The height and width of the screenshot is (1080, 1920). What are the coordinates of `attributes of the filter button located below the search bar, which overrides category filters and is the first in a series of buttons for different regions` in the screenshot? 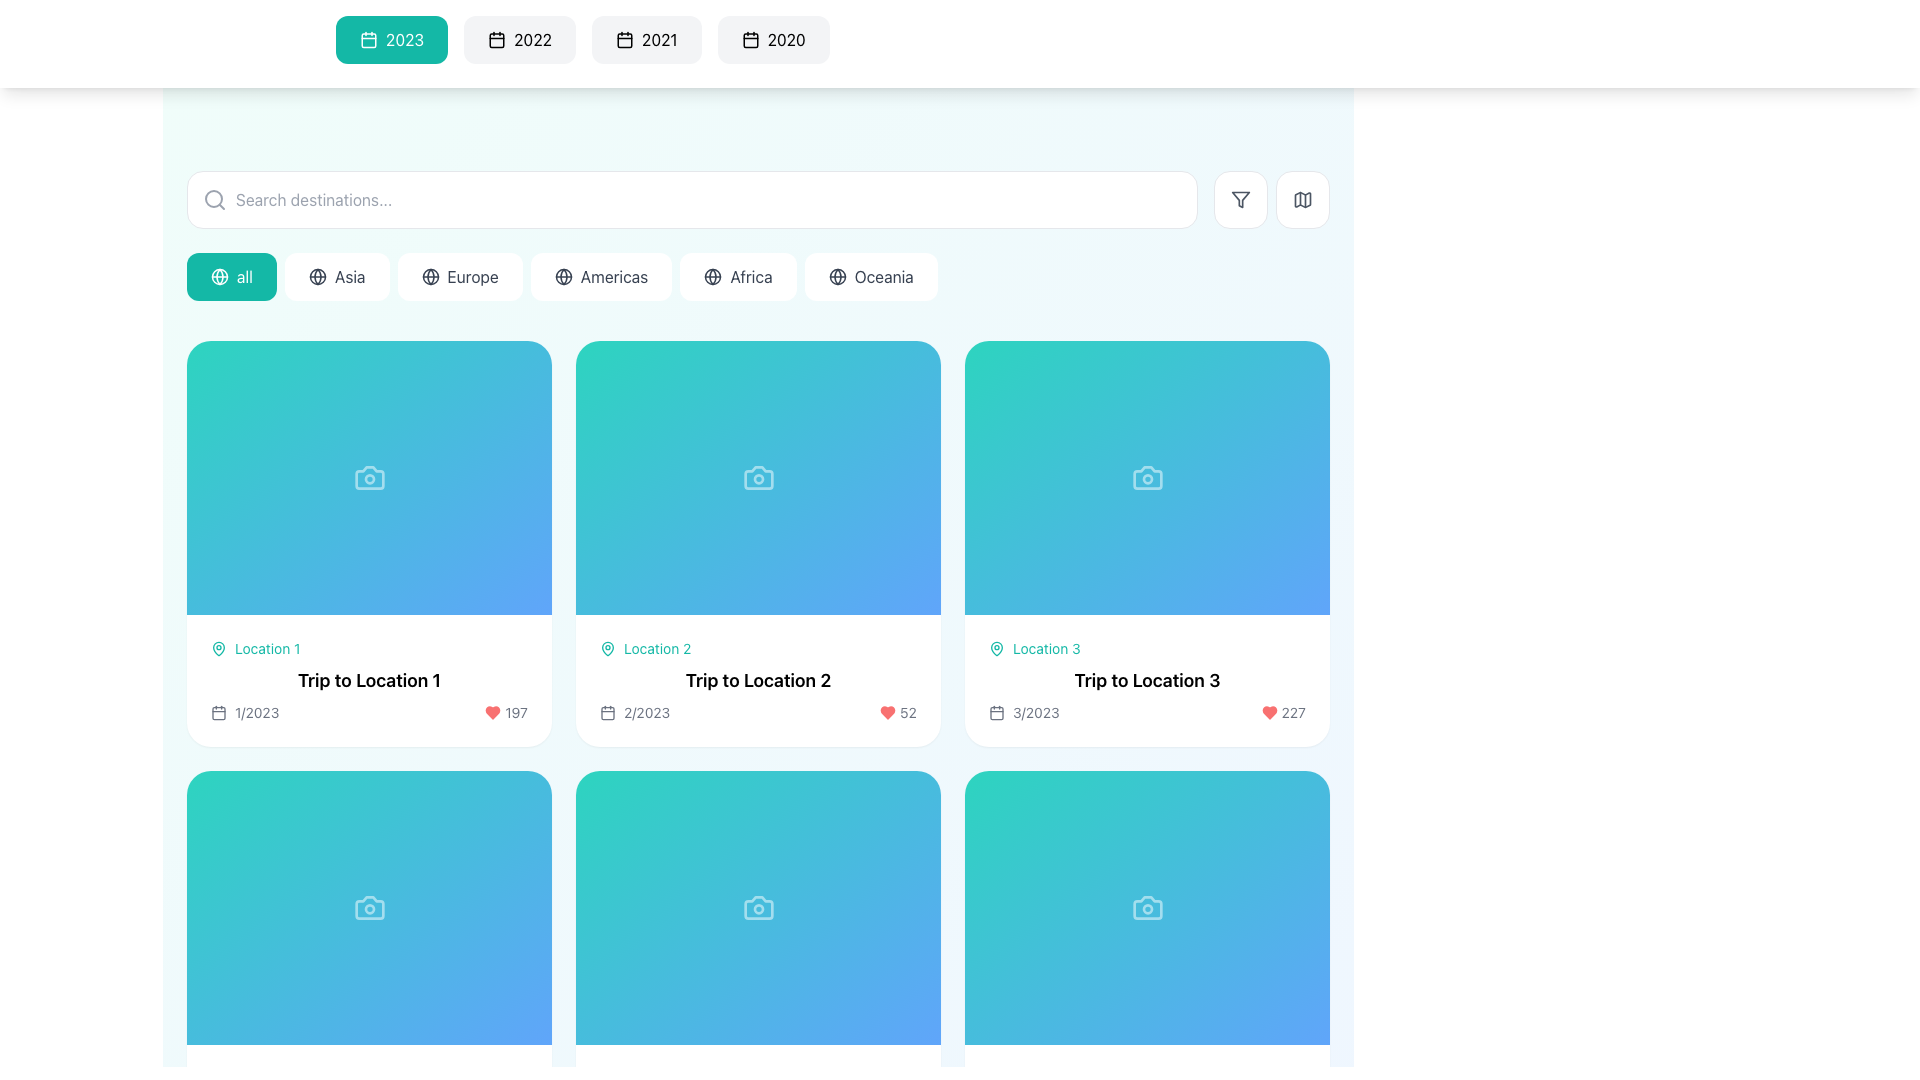 It's located at (231, 277).